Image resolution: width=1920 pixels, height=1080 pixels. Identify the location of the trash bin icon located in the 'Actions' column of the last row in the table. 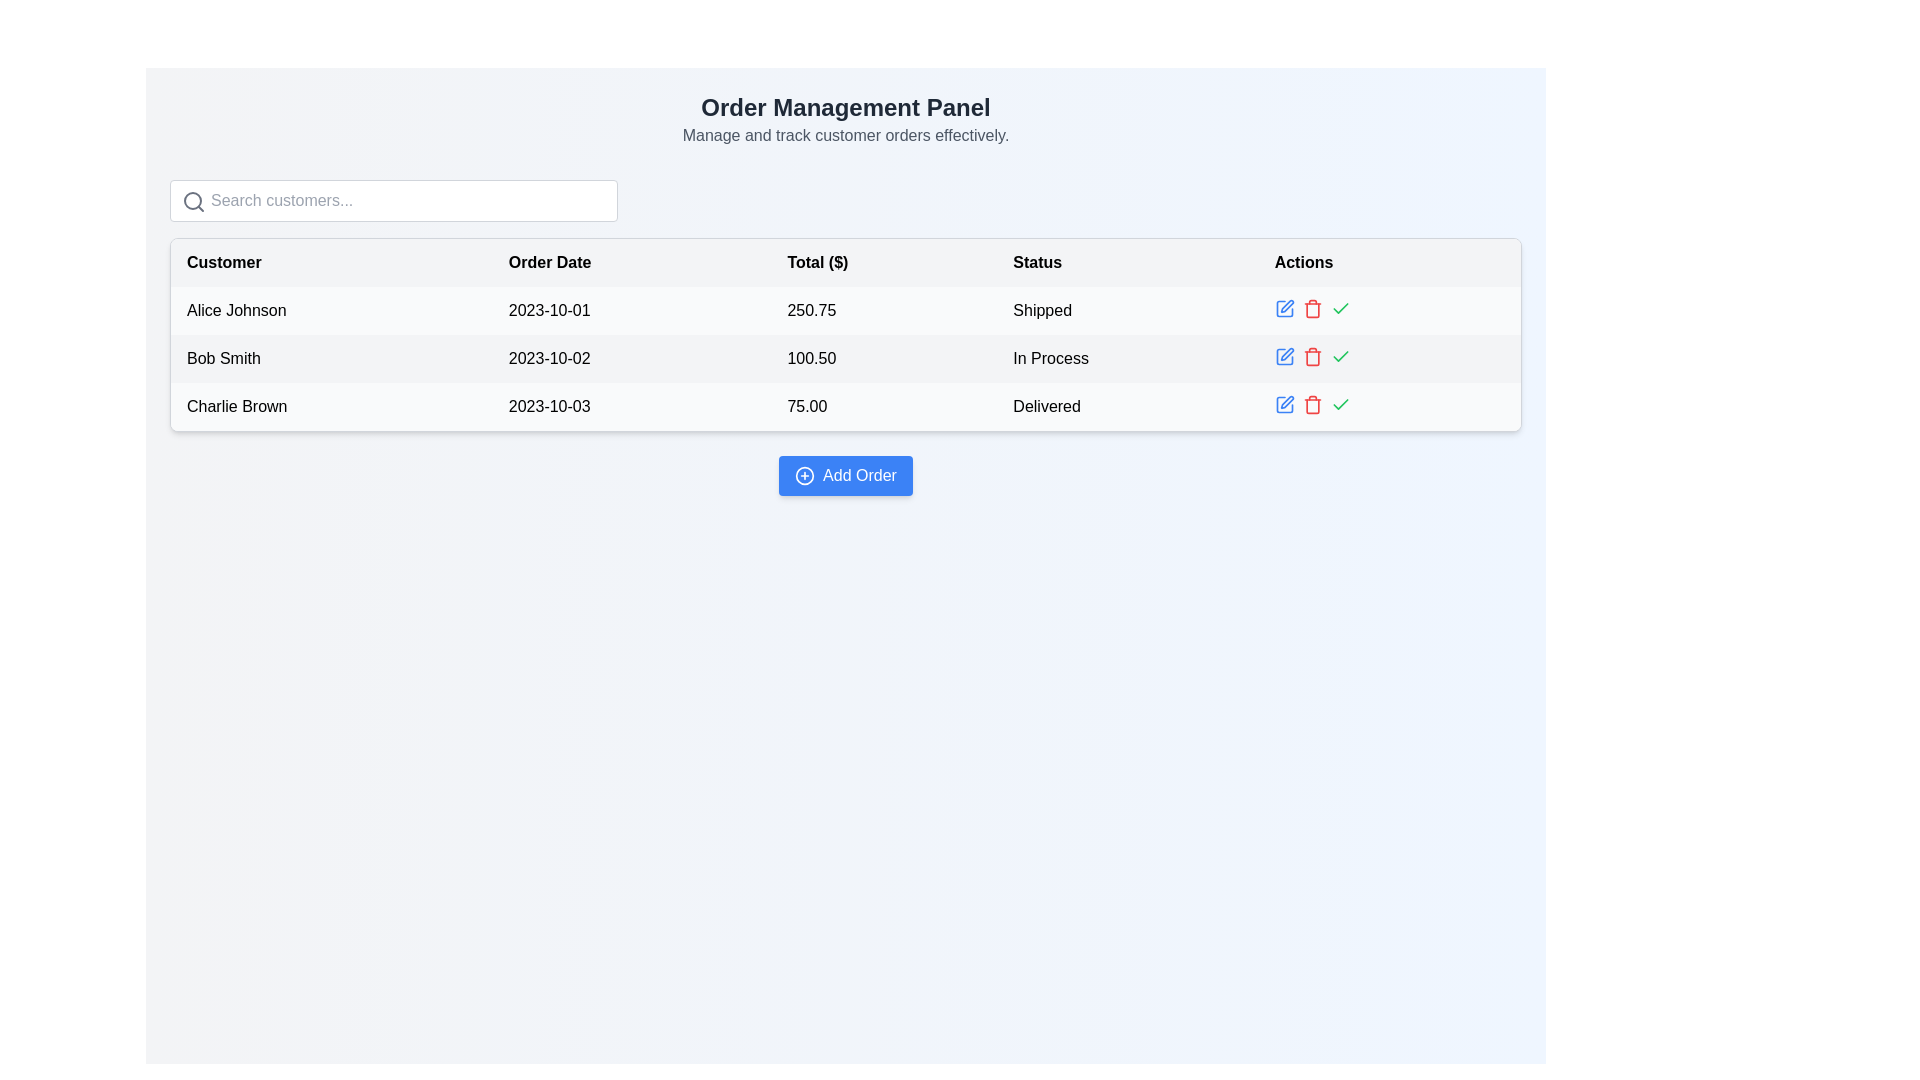
(1312, 405).